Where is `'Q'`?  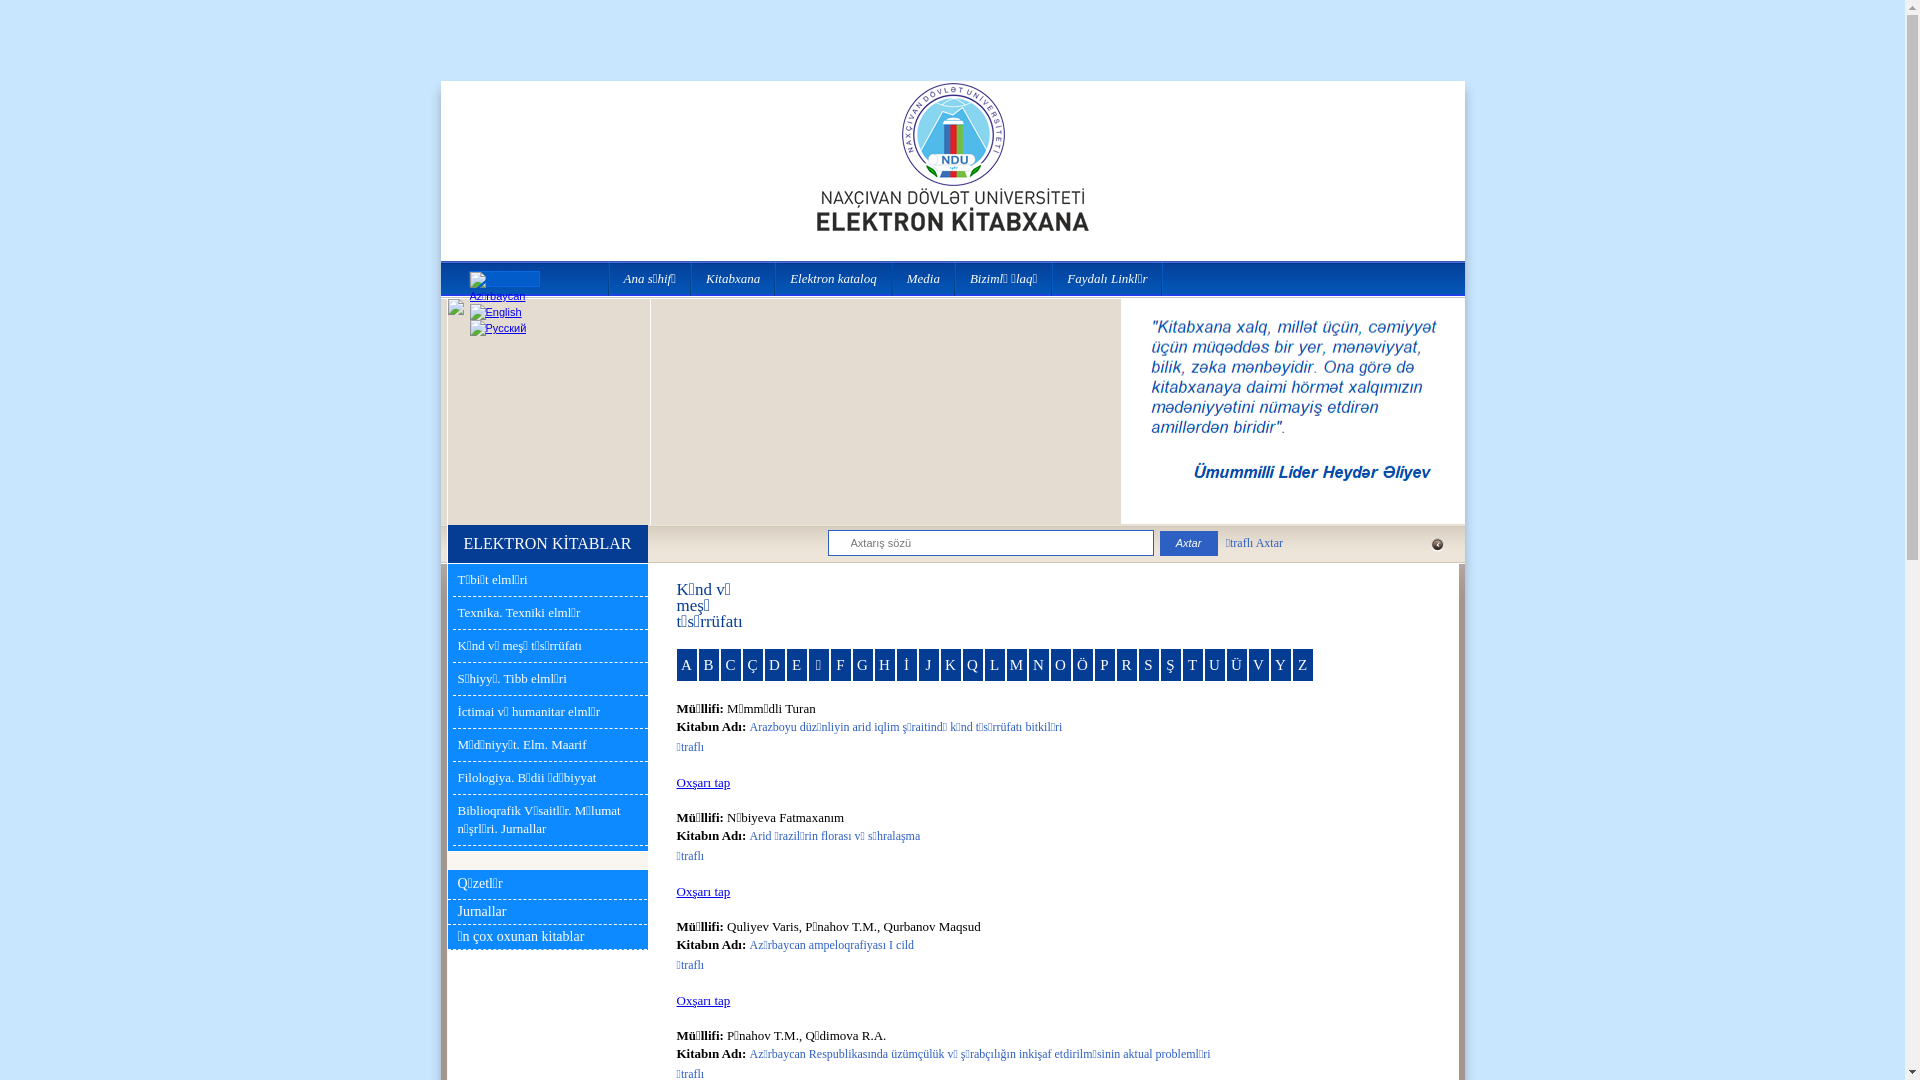 'Q' is located at coordinates (966, 664).